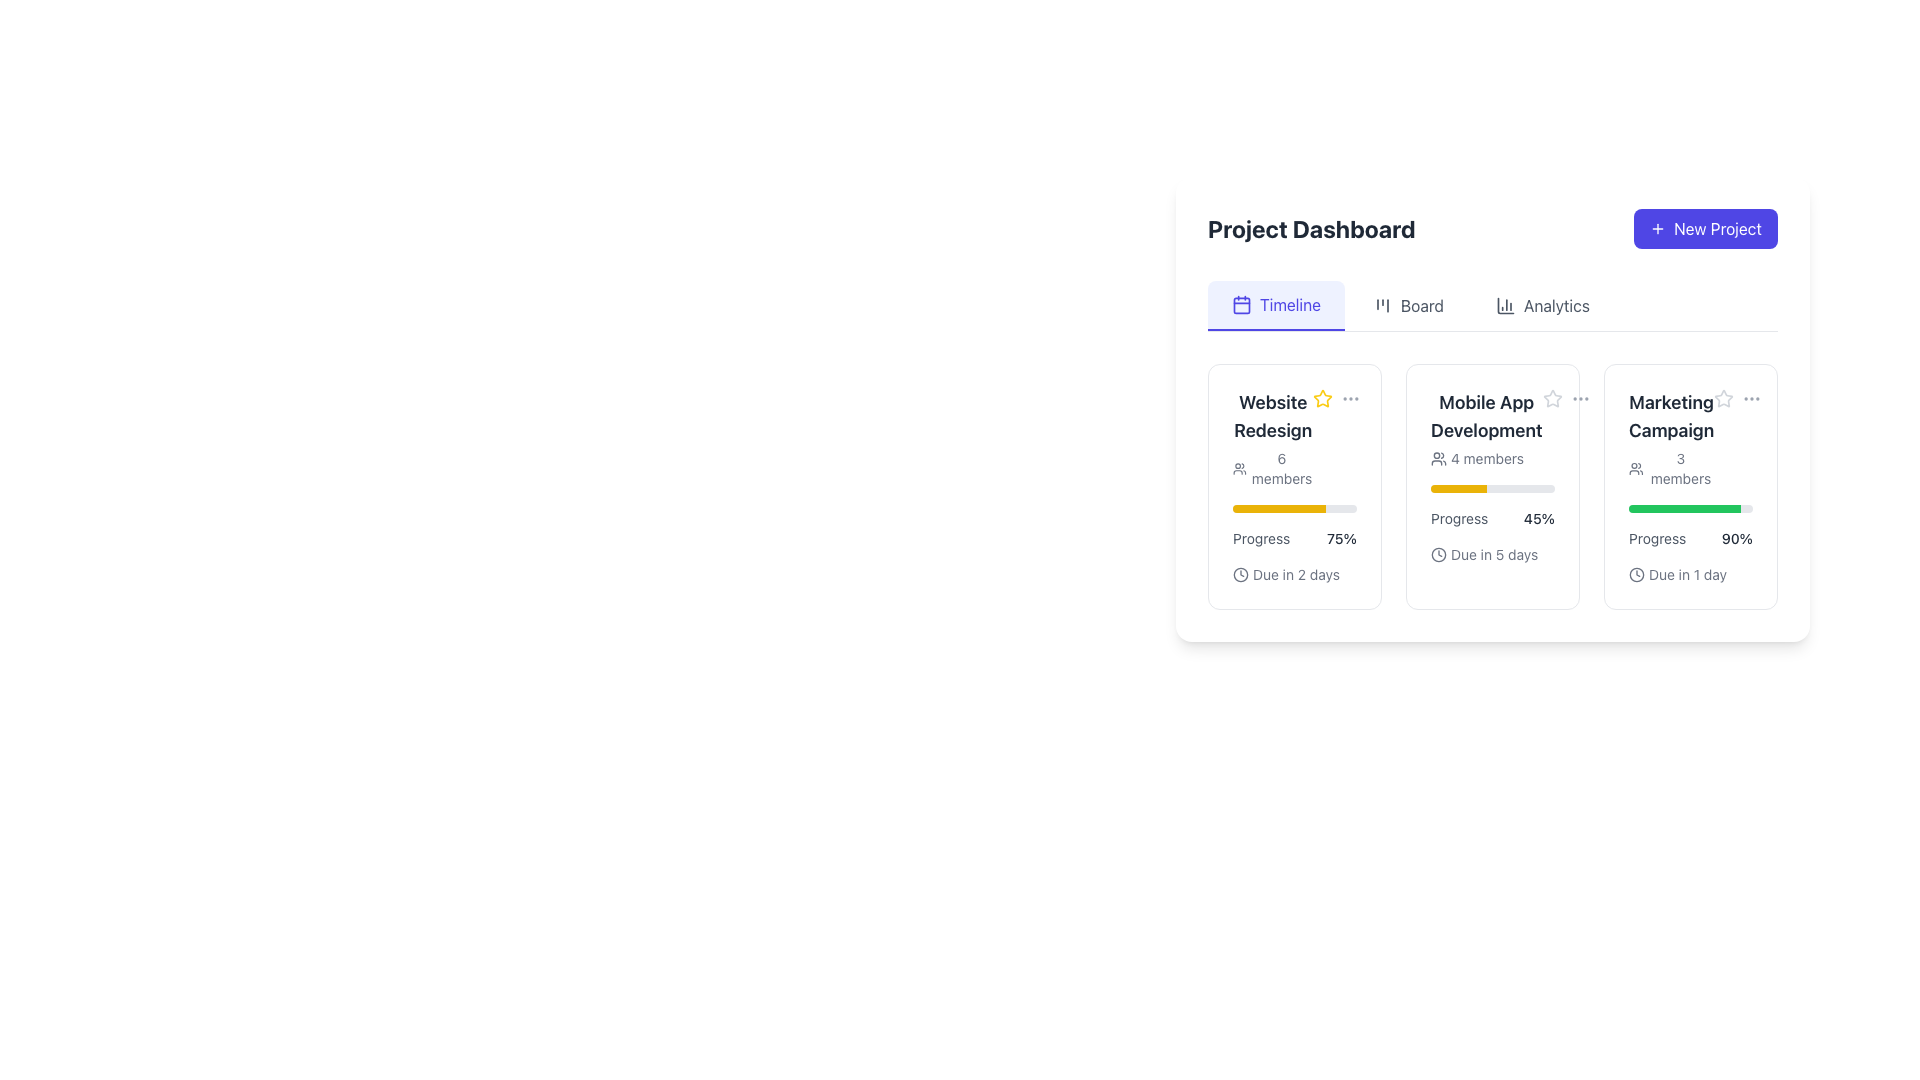 Image resolution: width=1920 pixels, height=1080 pixels. What do you see at coordinates (1241, 304) in the screenshot?
I see `the graphic box with rounded corners located within the calendar icon next to the 'Timeline' label in the navigation bar of the dashboard` at bounding box center [1241, 304].